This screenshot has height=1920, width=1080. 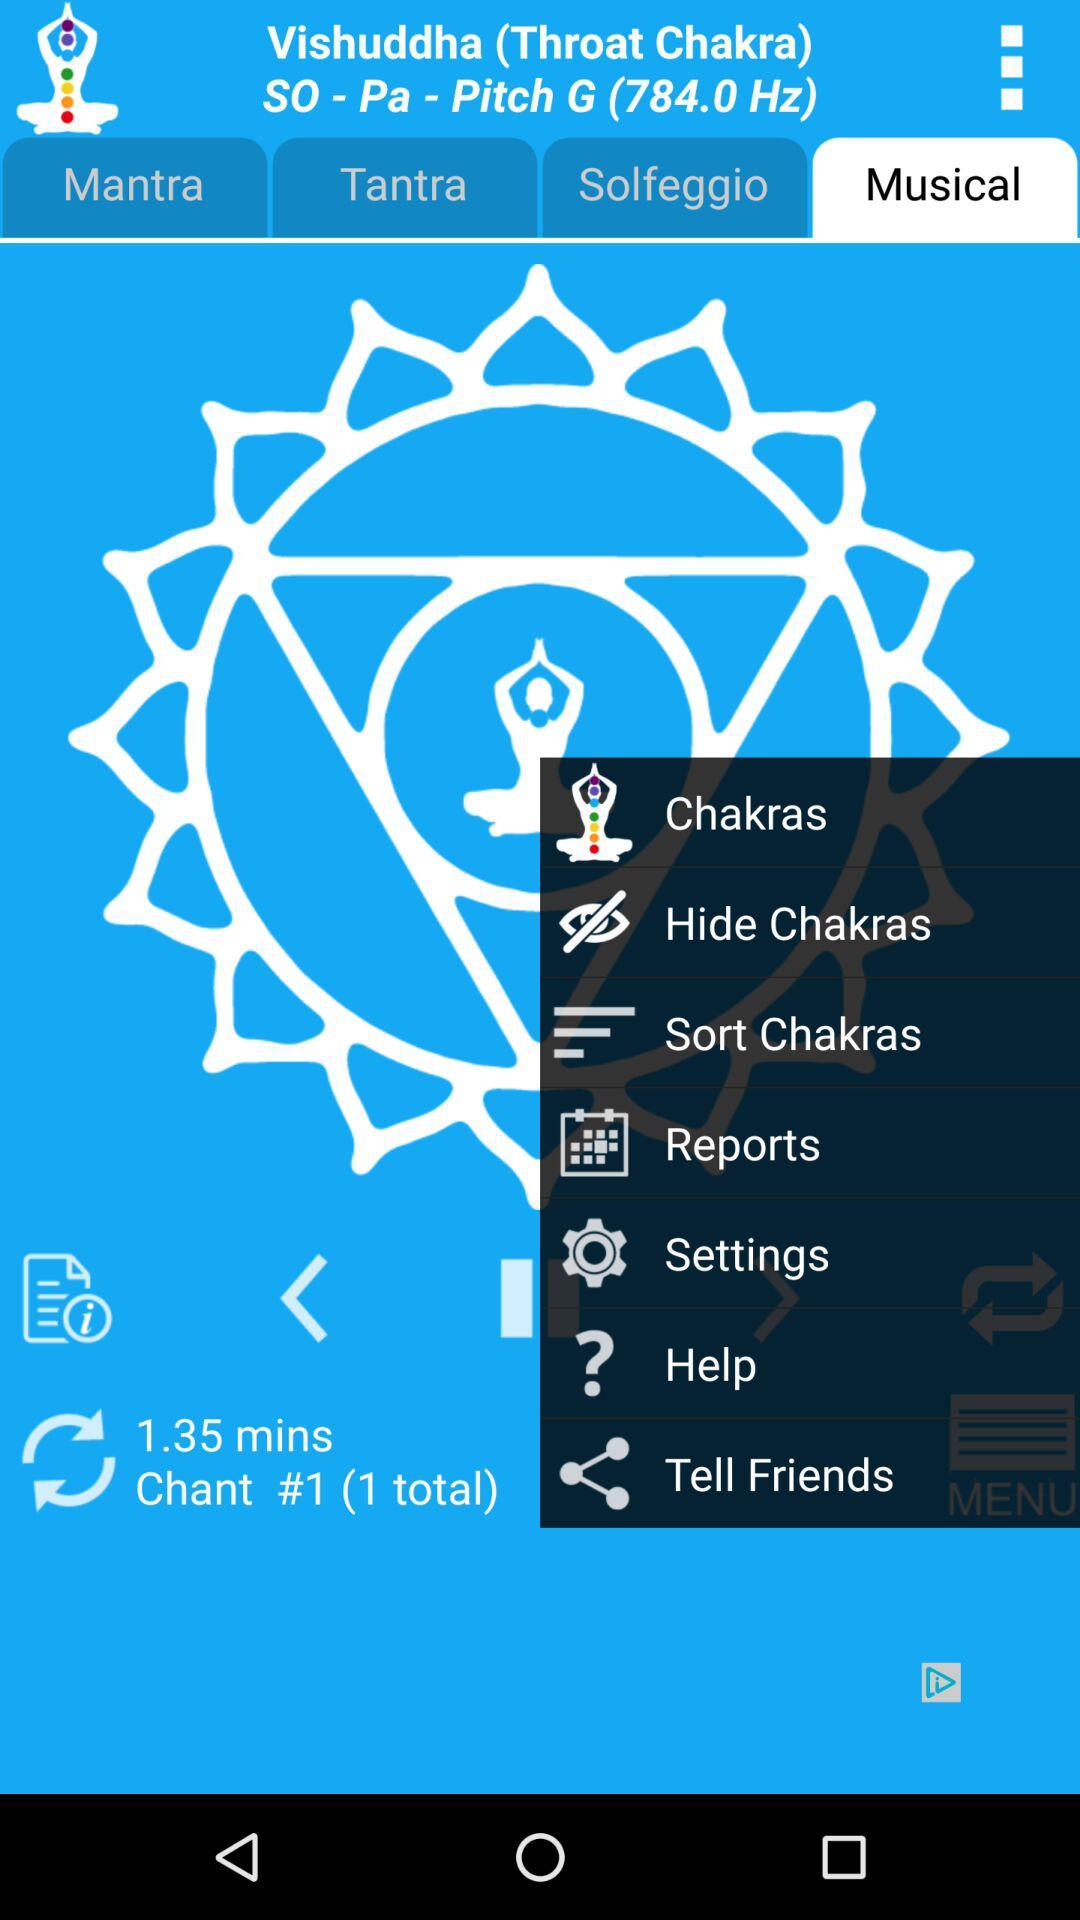 I want to click on information, so click(x=66, y=1298).